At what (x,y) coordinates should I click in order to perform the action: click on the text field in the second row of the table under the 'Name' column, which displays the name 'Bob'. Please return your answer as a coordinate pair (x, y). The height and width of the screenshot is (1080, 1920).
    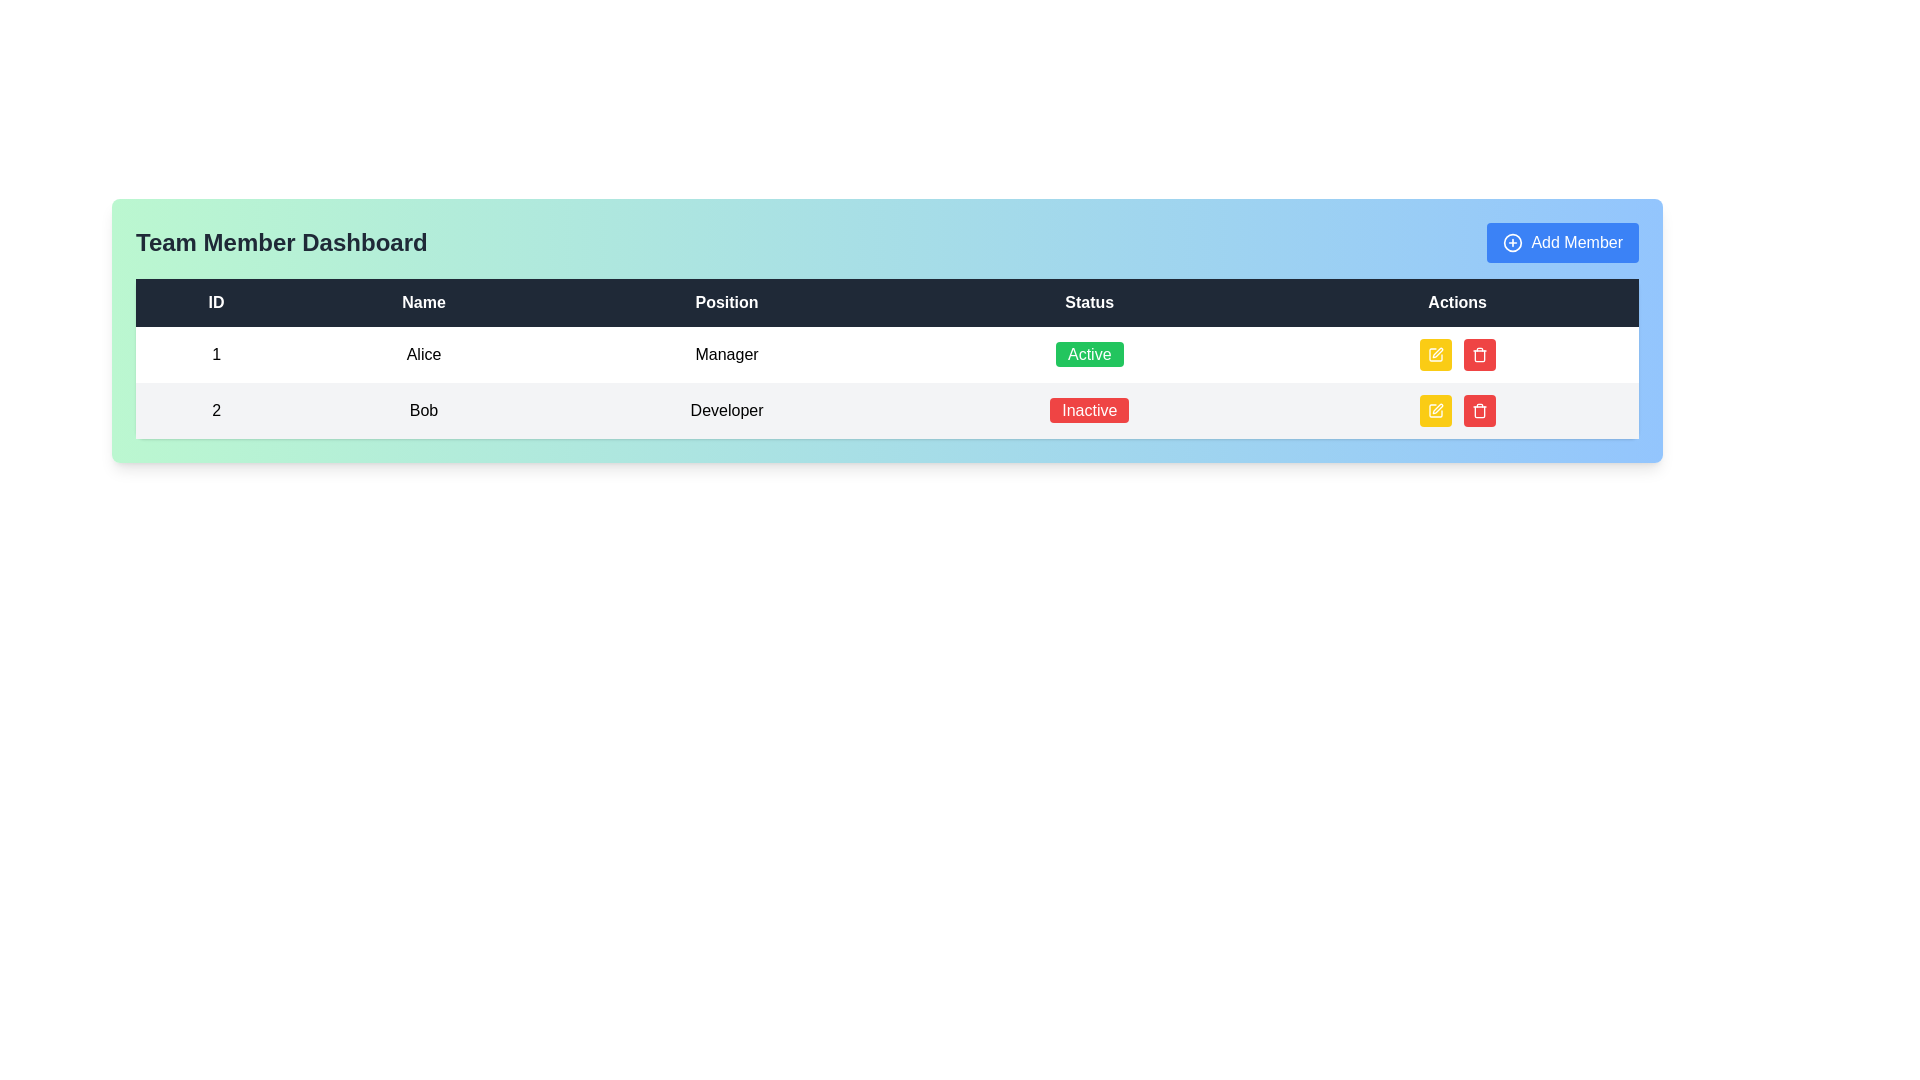
    Looking at the image, I should click on (422, 410).